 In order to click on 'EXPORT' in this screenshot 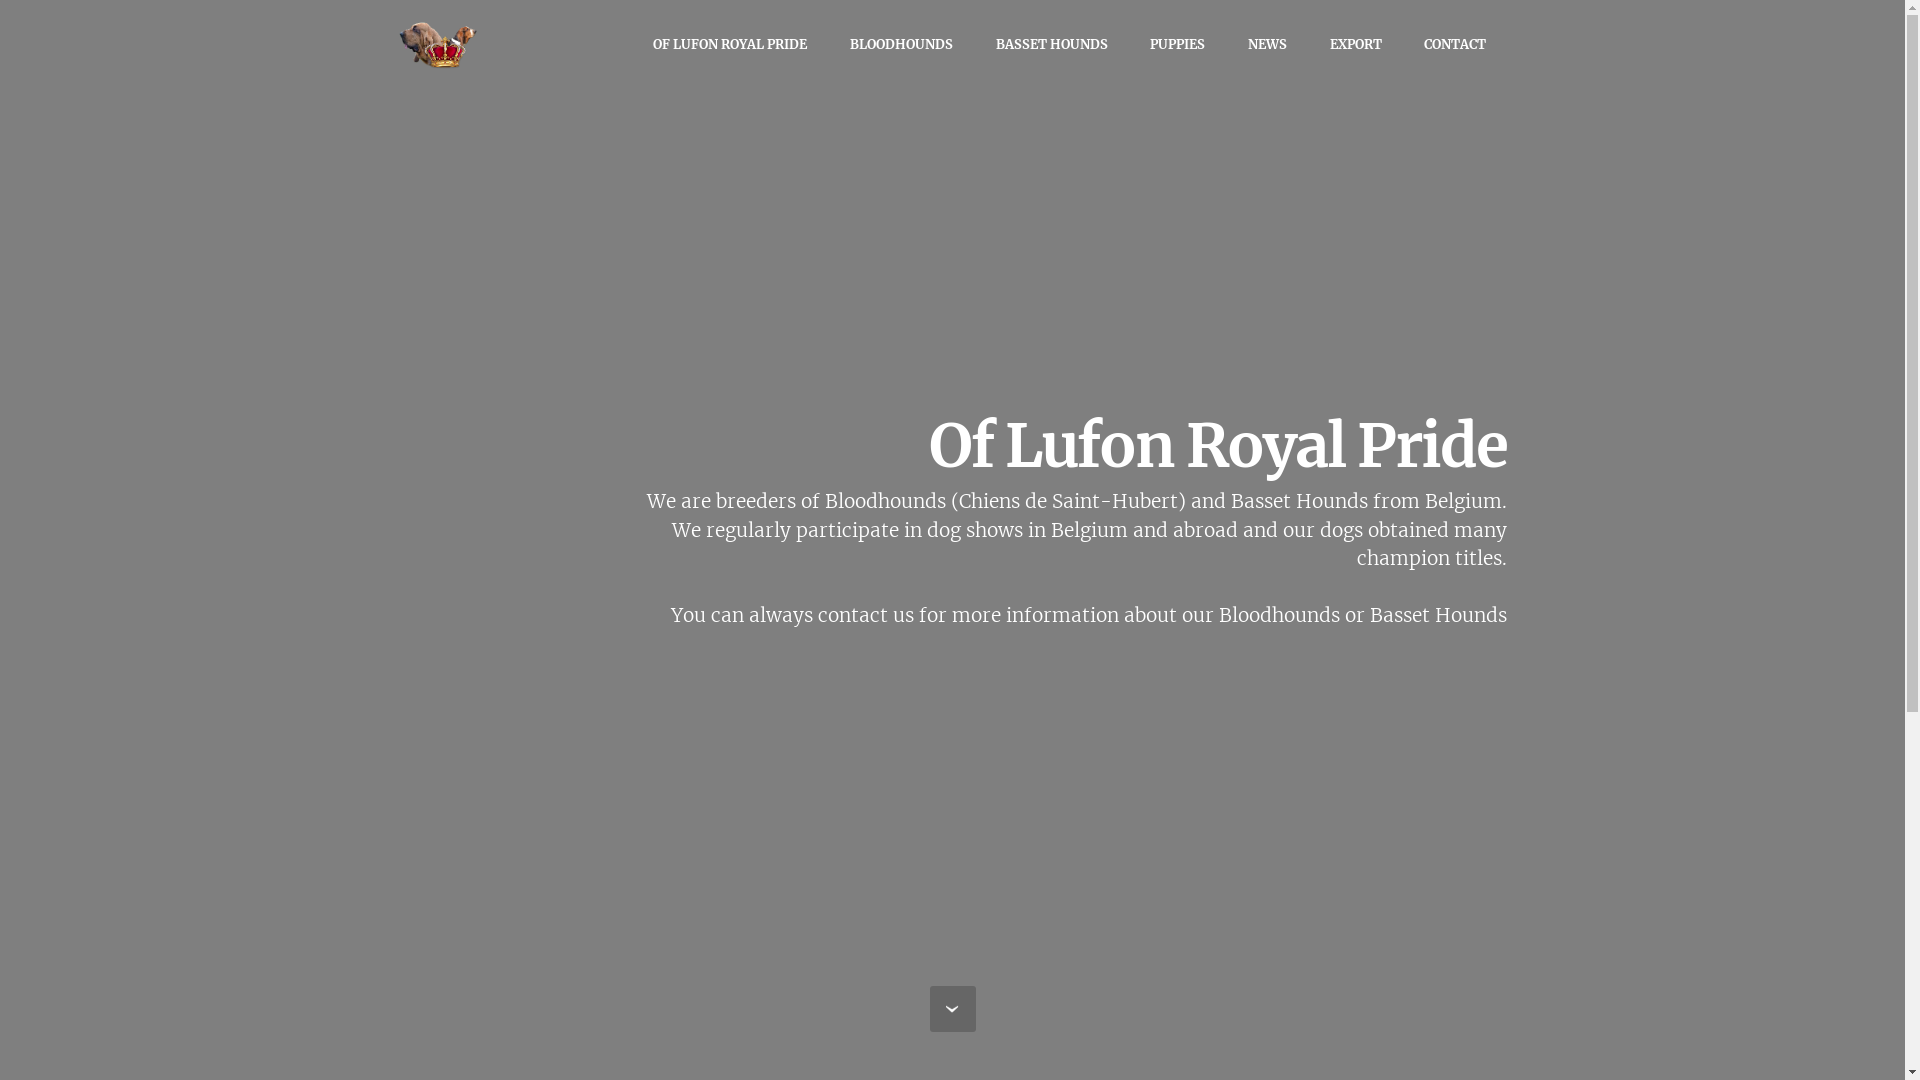, I will do `click(1356, 44)`.